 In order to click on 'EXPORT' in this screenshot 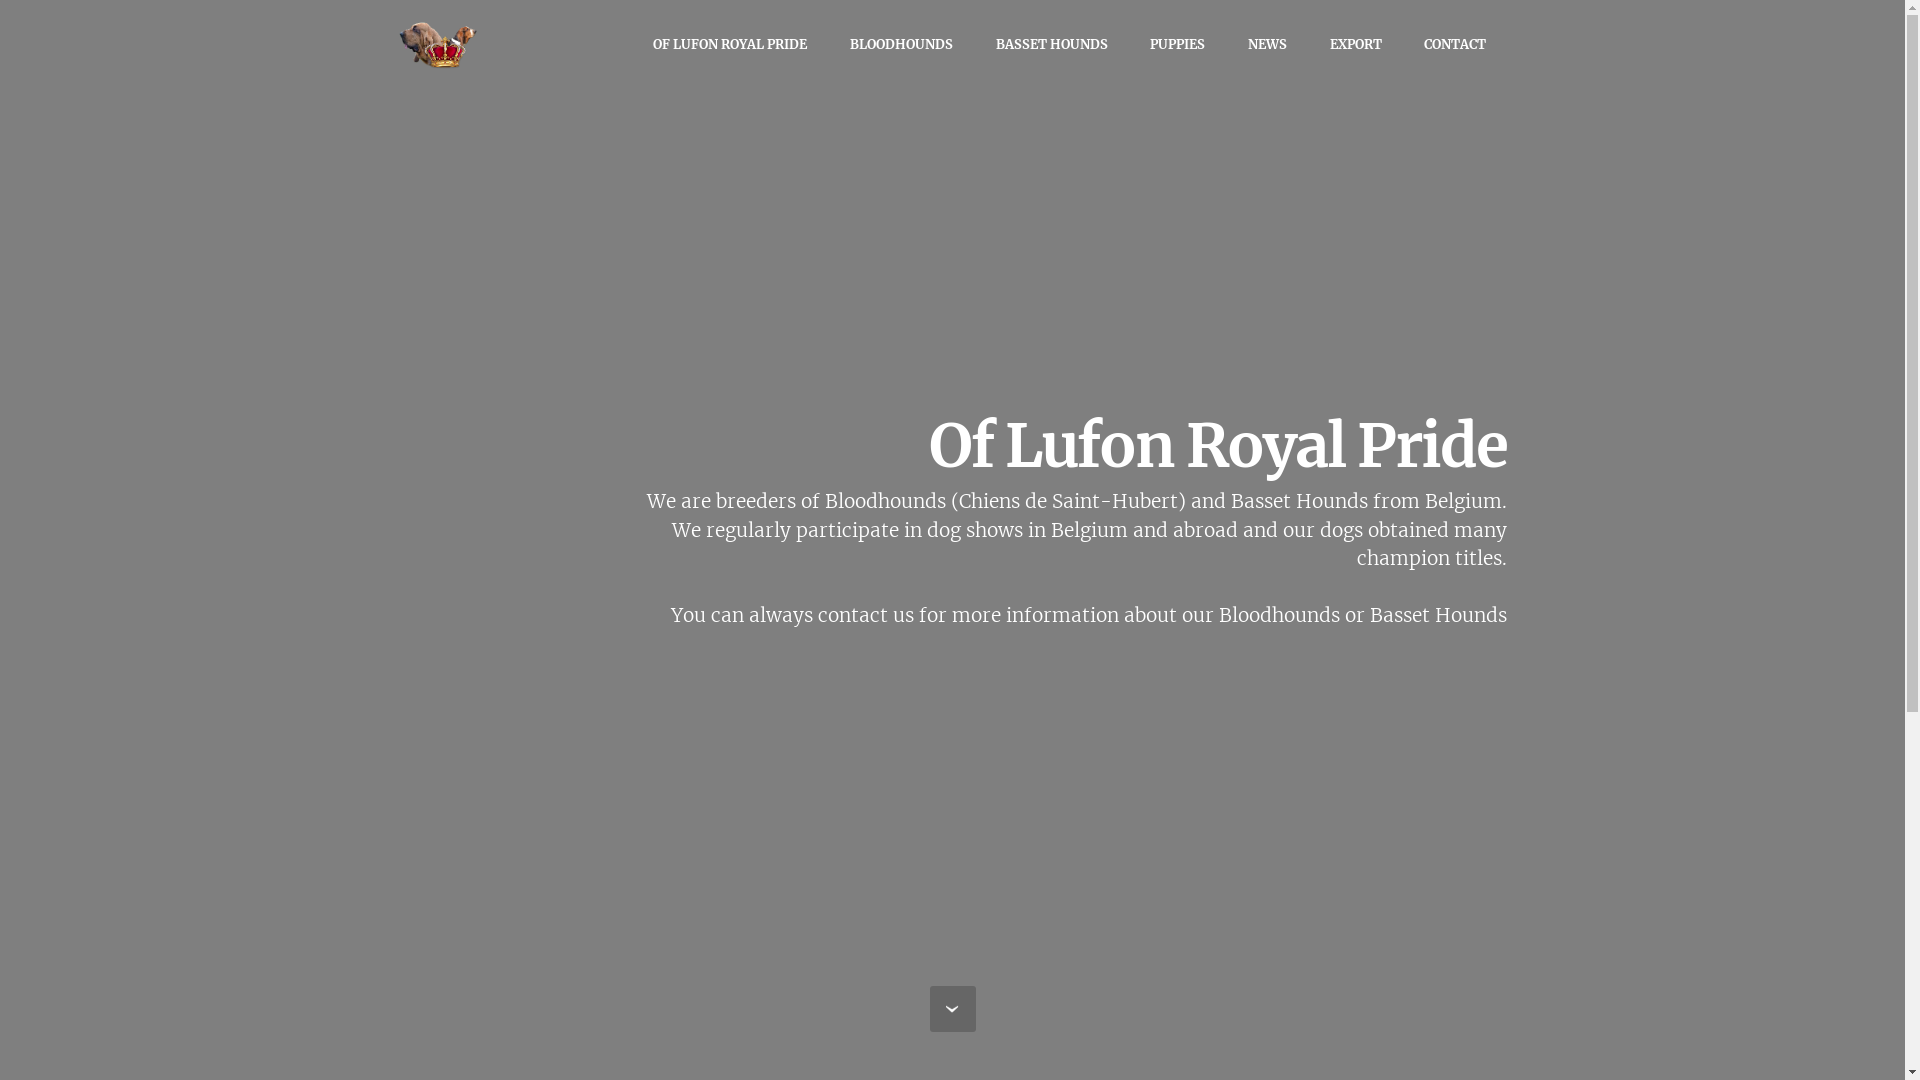, I will do `click(1356, 44)`.